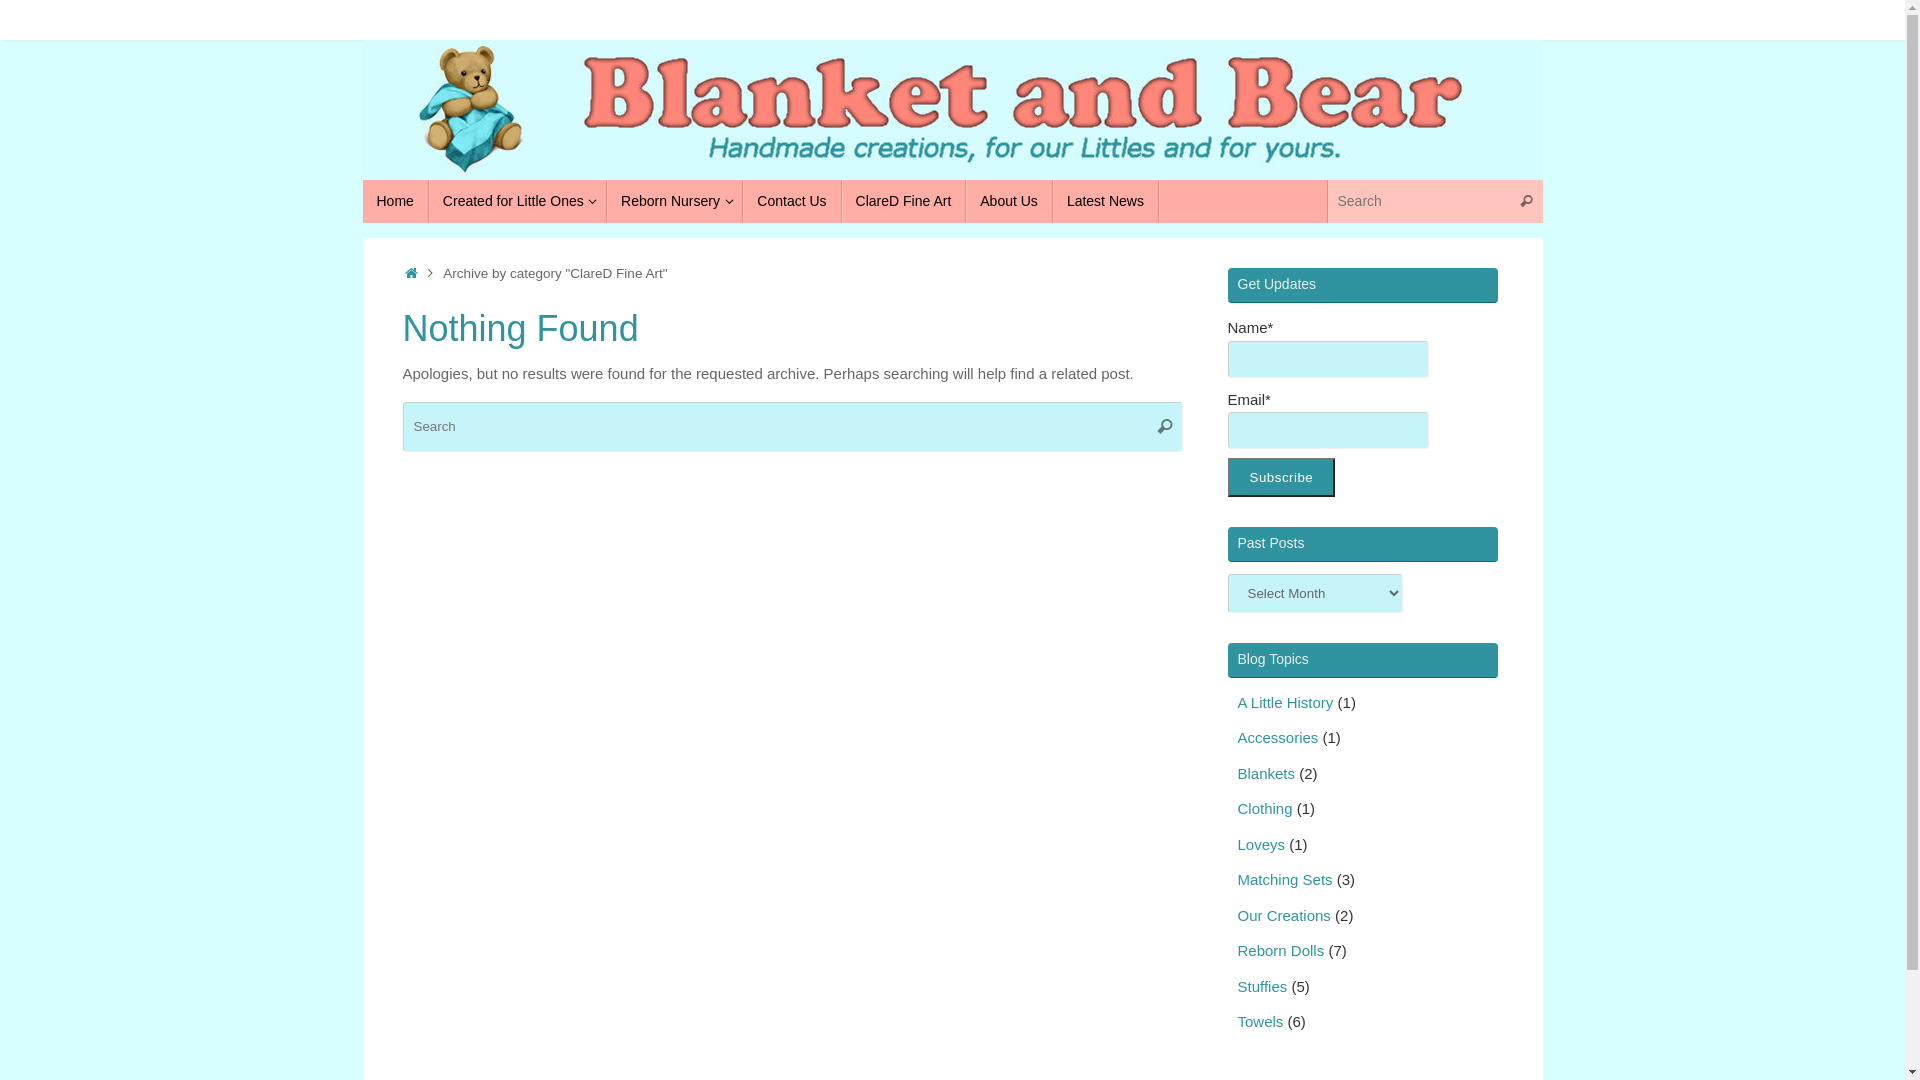 The width and height of the screenshot is (1920, 1080). What do you see at coordinates (1260, 1021) in the screenshot?
I see `'Towels'` at bounding box center [1260, 1021].